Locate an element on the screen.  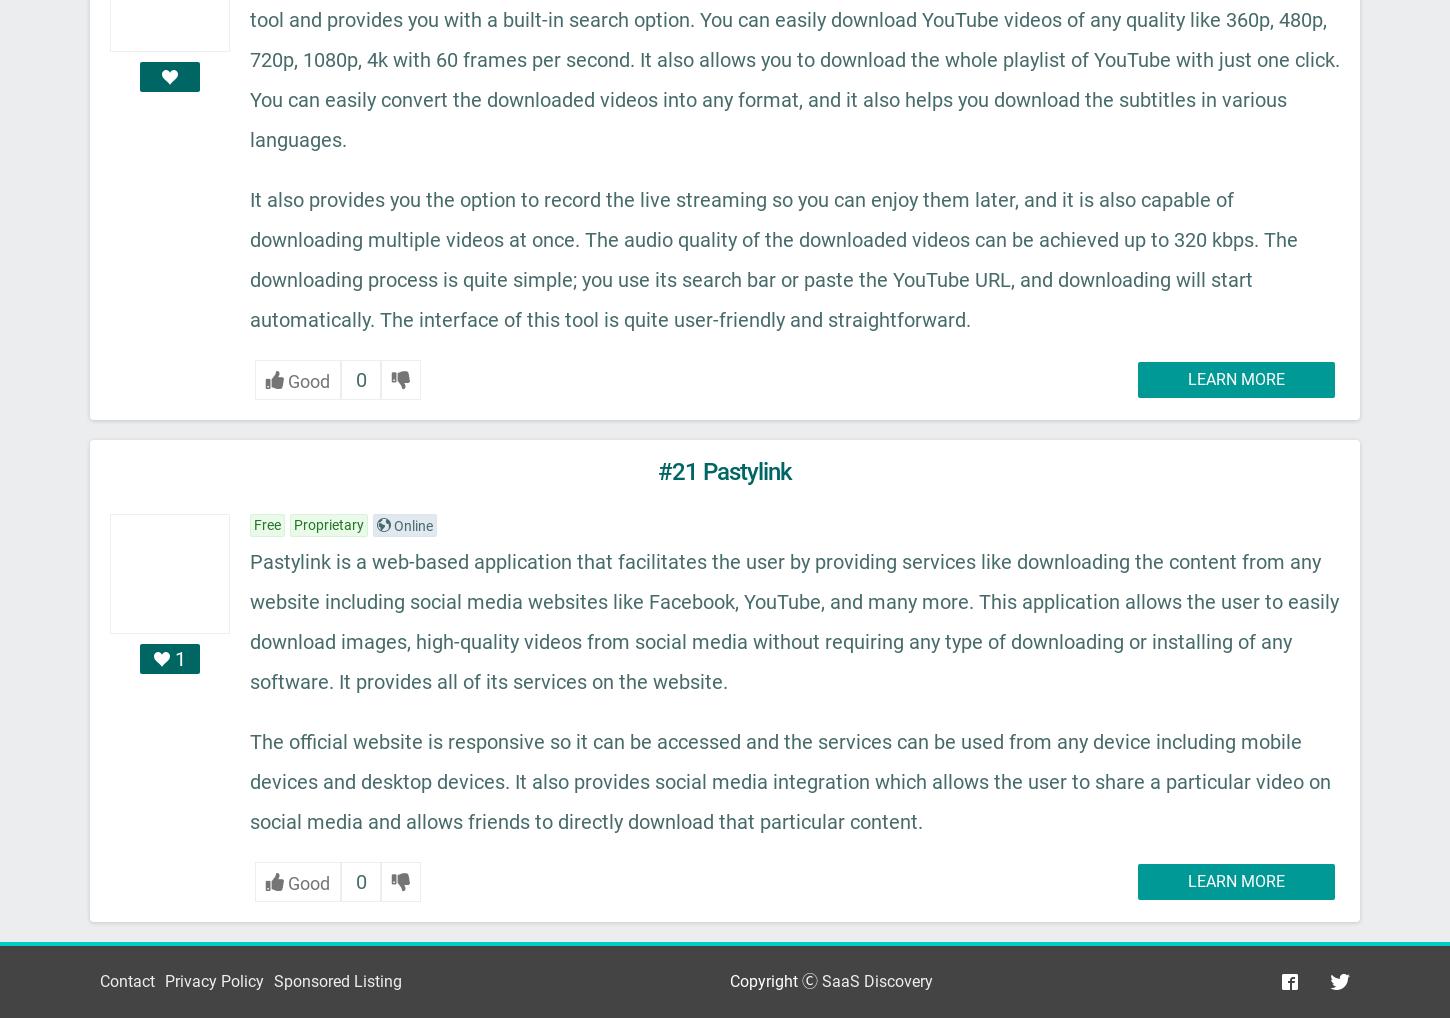
'Pastylink is a web-based application that facilitates the user by providing services like downloading the content from any website including social media websites like Facebook, YouTube, and many more. This application allows the user to easily download images, high-quality videos from social media without requiring any type of downloading or installing of any software. It provides all of its services on the website.' is located at coordinates (794, 619).